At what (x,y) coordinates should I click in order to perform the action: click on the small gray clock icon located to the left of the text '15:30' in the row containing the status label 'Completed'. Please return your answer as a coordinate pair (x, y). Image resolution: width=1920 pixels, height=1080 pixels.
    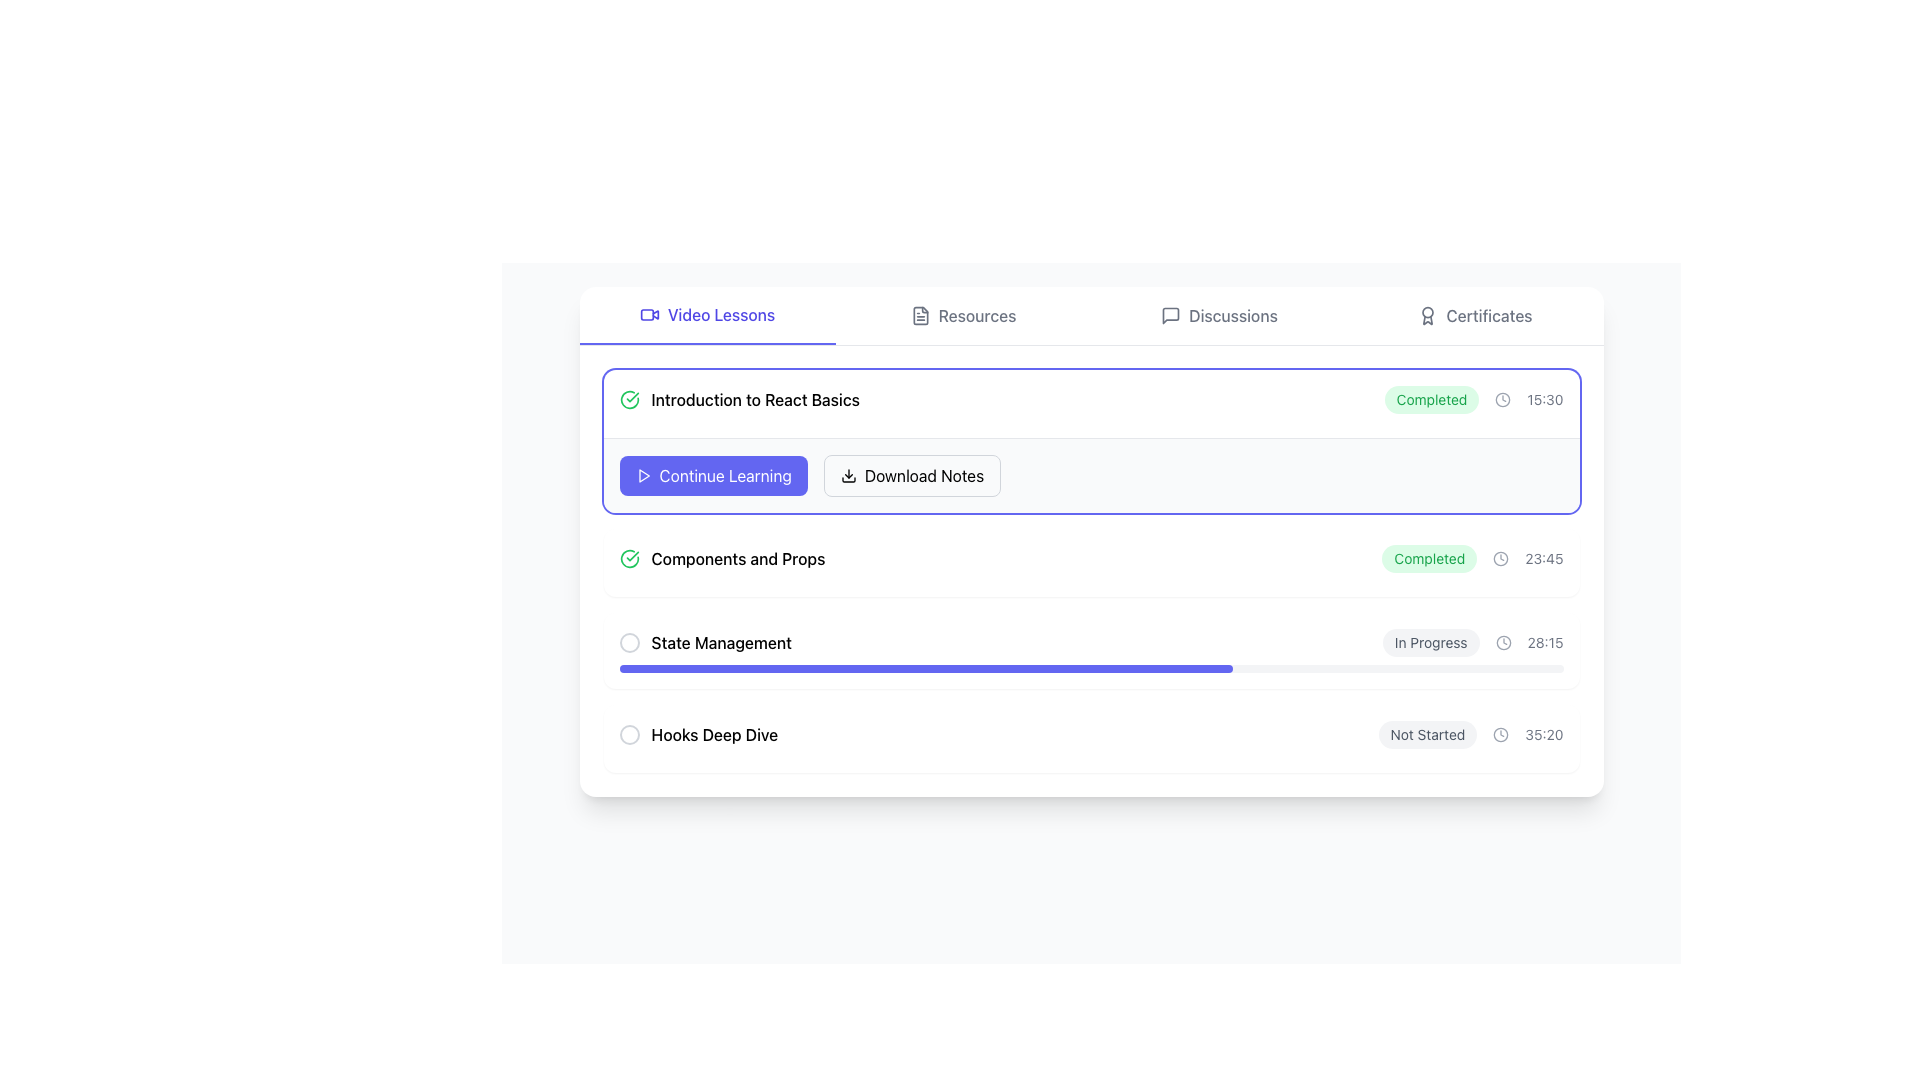
    Looking at the image, I should click on (1503, 400).